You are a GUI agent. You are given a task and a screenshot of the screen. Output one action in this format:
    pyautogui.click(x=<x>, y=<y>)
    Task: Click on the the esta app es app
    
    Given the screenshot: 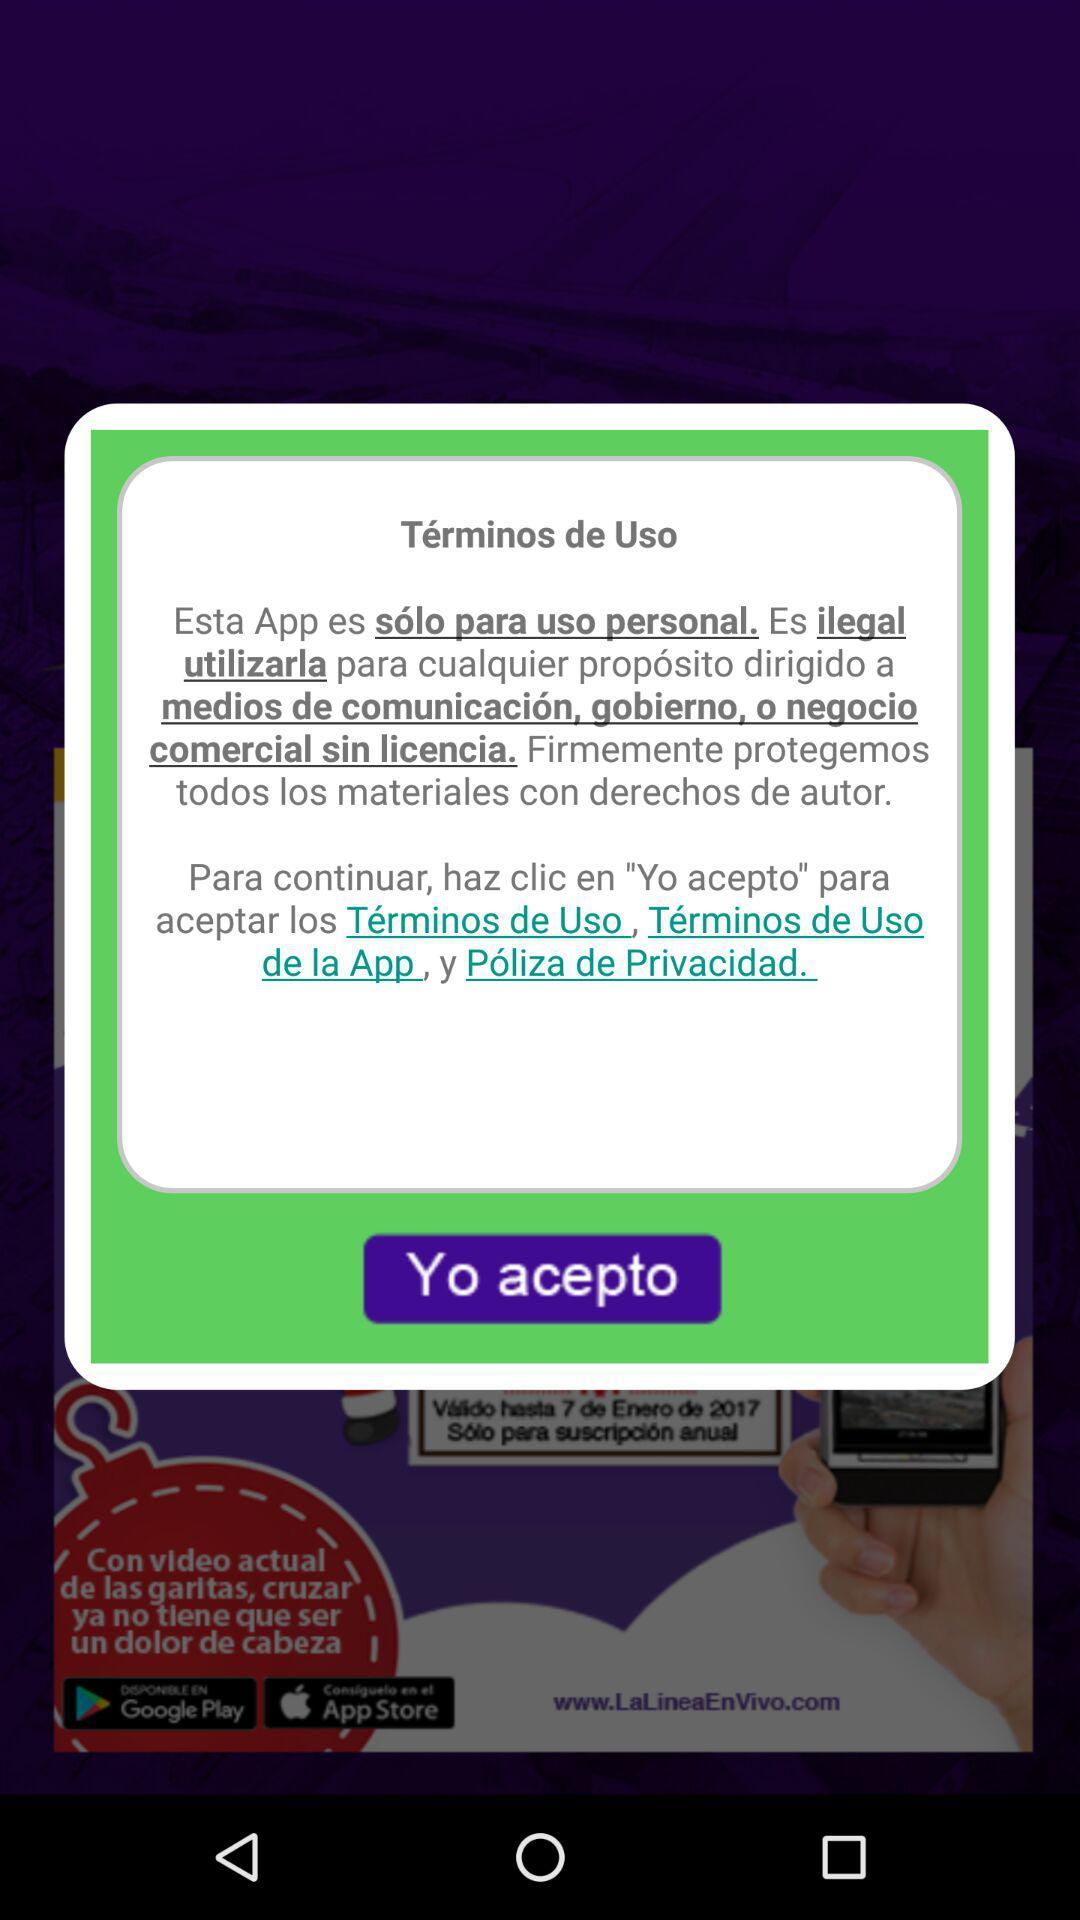 What is the action you would take?
    pyautogui.click(x=538, y=789)
    